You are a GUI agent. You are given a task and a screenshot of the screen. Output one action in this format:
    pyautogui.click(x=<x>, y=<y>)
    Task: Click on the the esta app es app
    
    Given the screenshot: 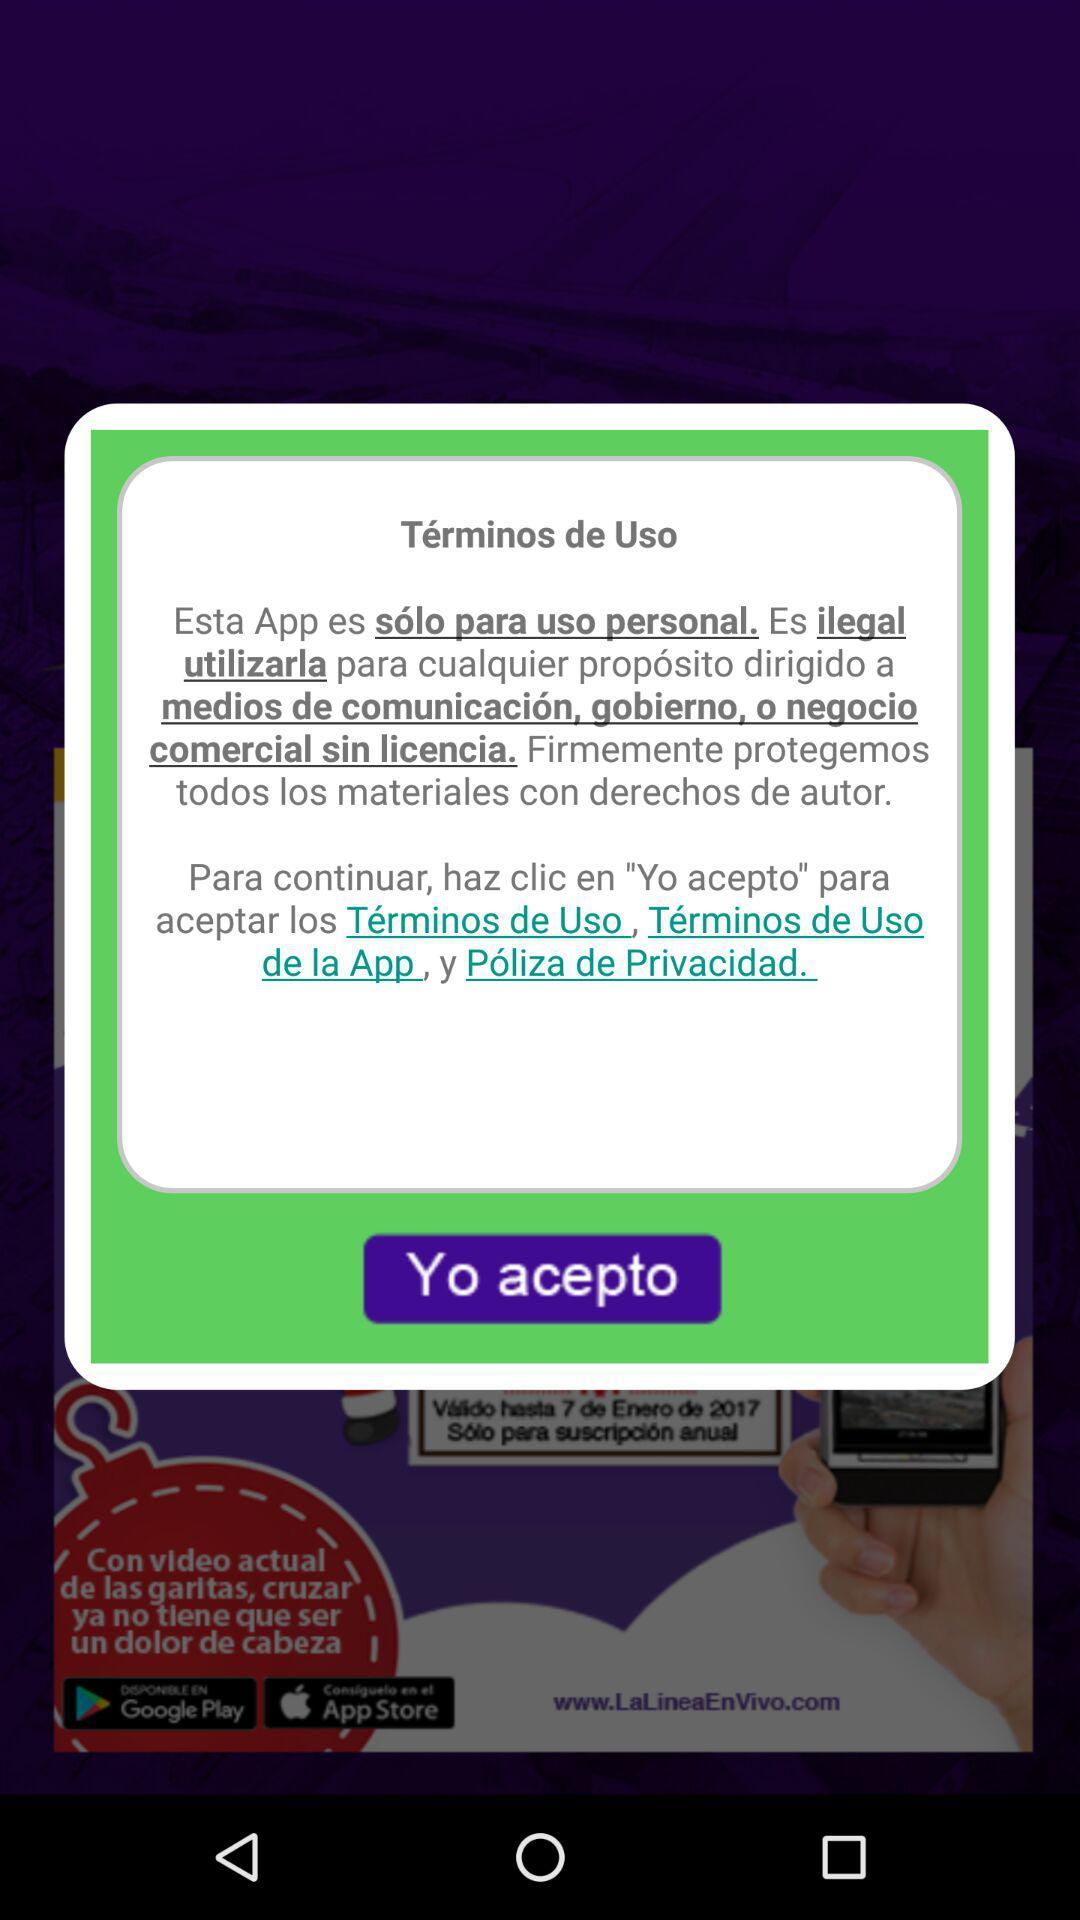 What is the action you would take?
    pyautogui.click(x=538, y=789)
    